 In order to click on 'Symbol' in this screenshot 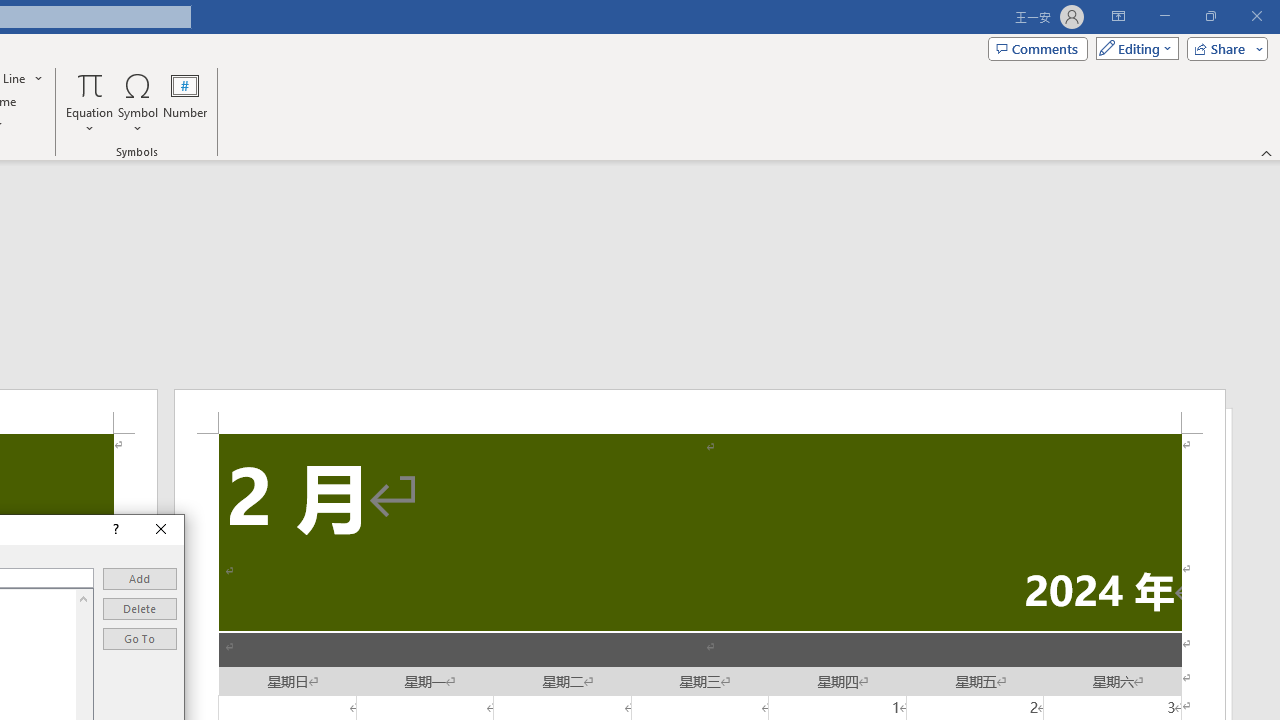, I will do `click(137, 103)`.